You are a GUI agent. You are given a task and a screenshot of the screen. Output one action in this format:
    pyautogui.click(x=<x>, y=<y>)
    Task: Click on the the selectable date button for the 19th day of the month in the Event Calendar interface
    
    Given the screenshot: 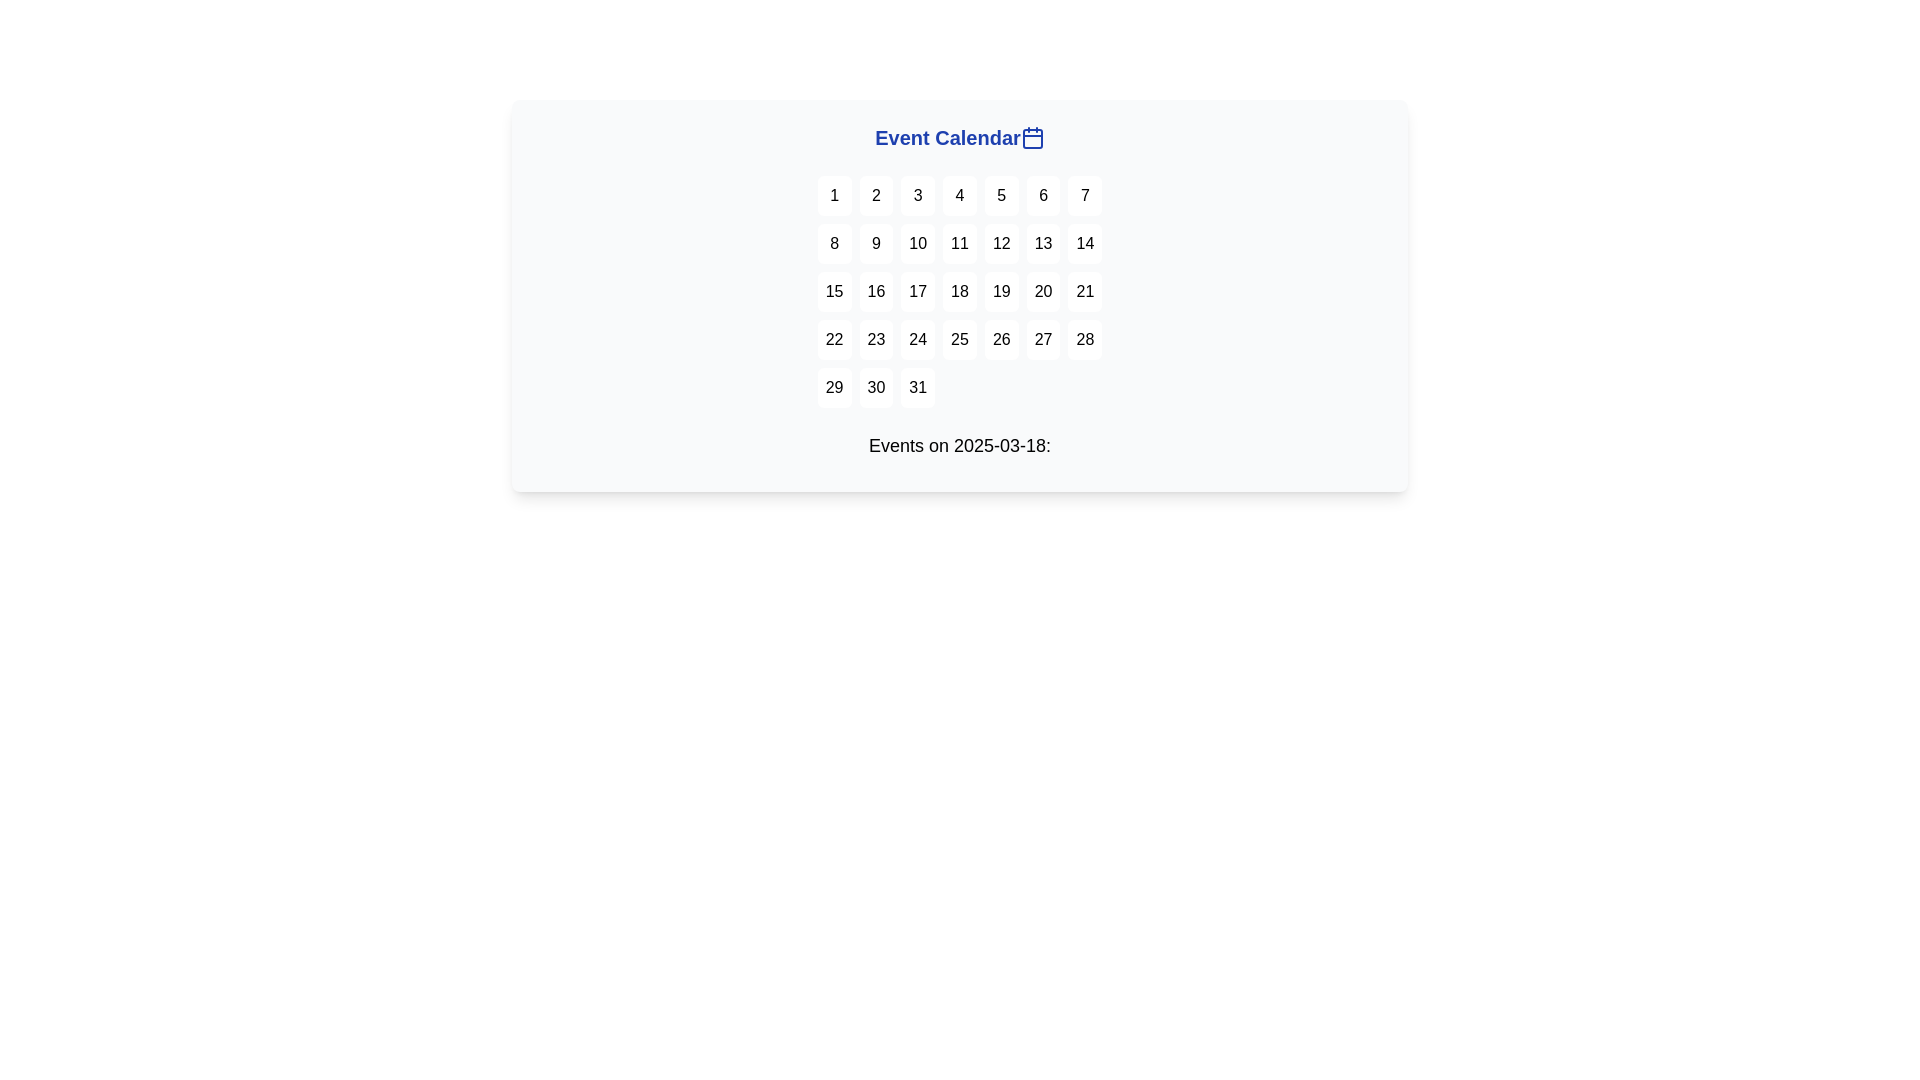 What is the action you would take?
    pyautogui.click(x=1001, y=292)
    